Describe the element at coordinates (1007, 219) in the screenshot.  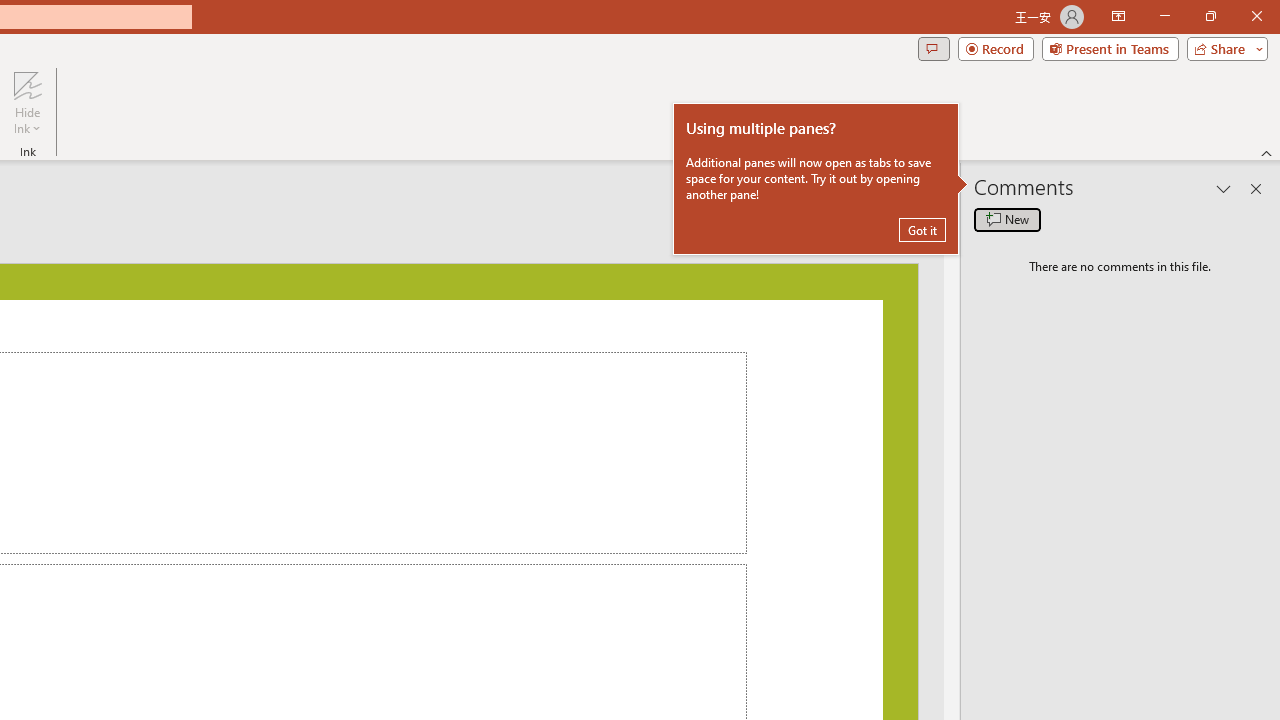
I see `'New comment'` at that location.